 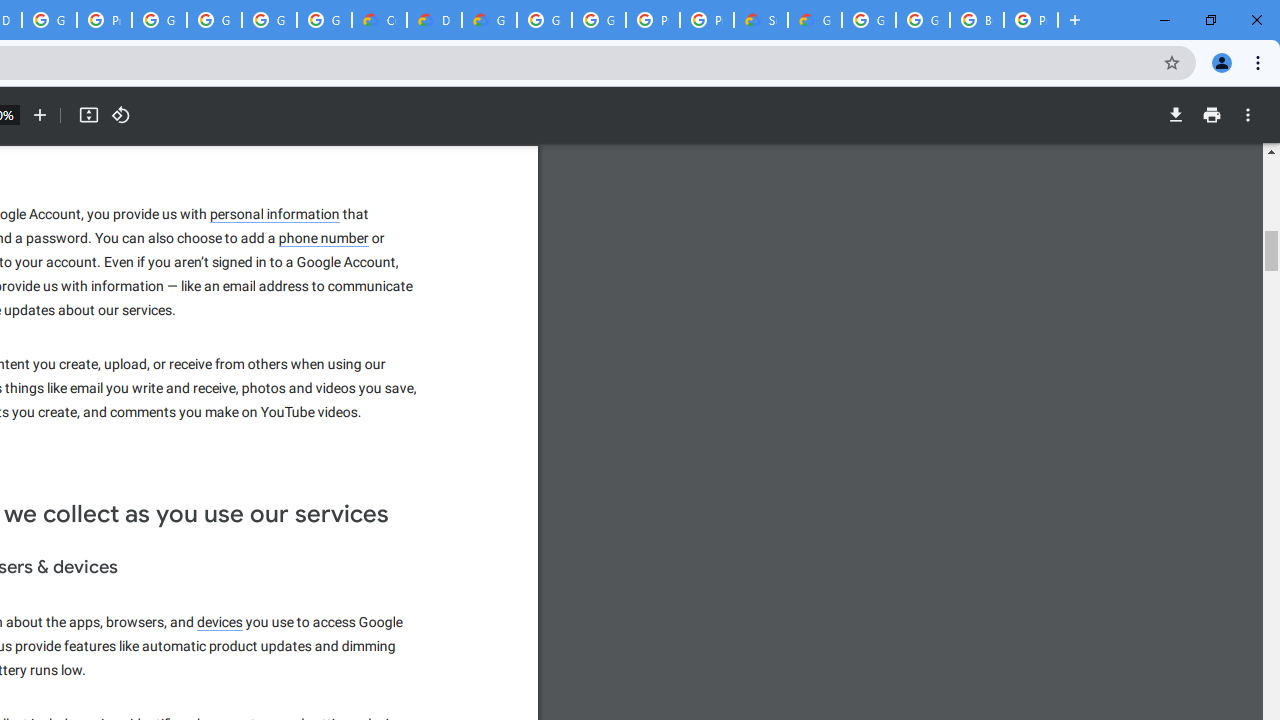 What do you see at coordinates (1175, 115) in the screenshot?
I see `'Download'` at bounding box center [1175, 115].